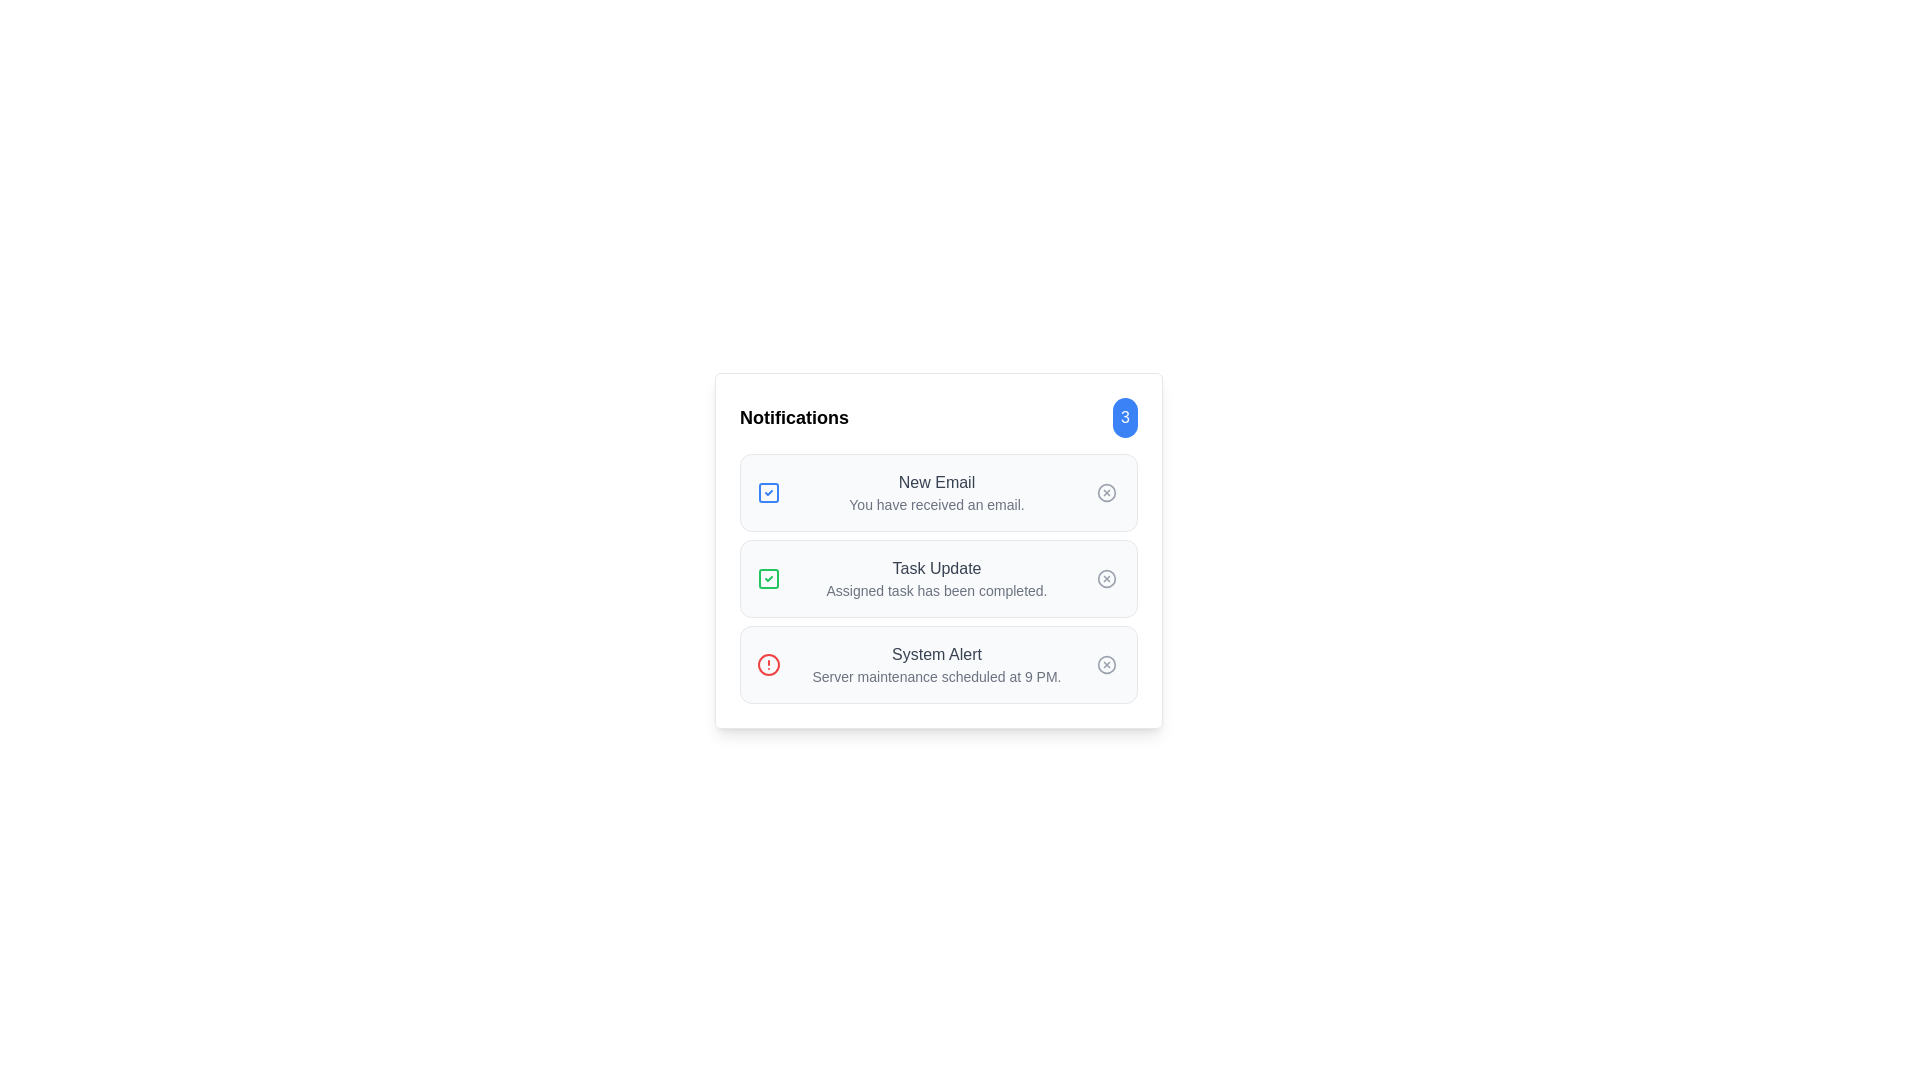  What do you see at coordinates (935, 589) in the screenshot?
I see `descriptive text located centrally within the second notification item, which provides context related to the 'Task Update.'` at bounding box center [935, 589].